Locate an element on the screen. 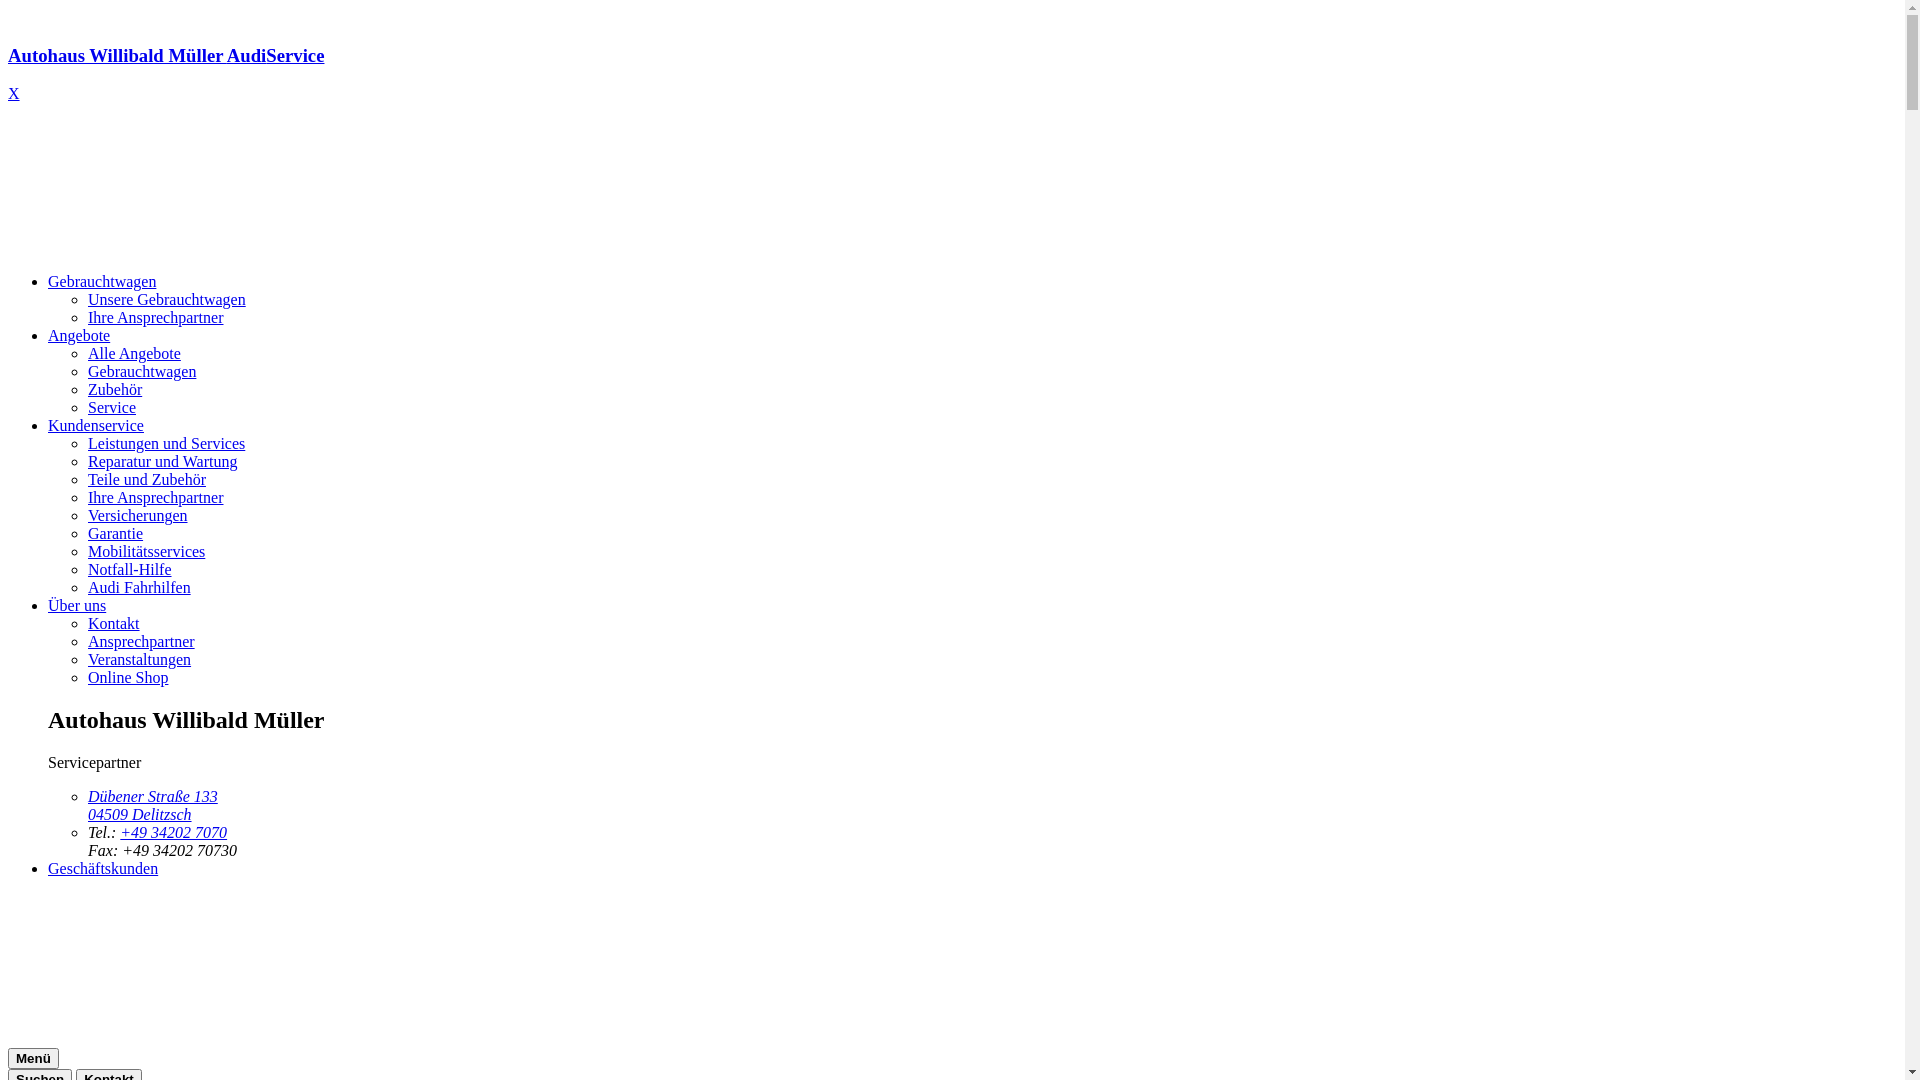 This screenshot has width=1920, height=1080. 'Leistungen und Services' is located at coordinates (166, 442).